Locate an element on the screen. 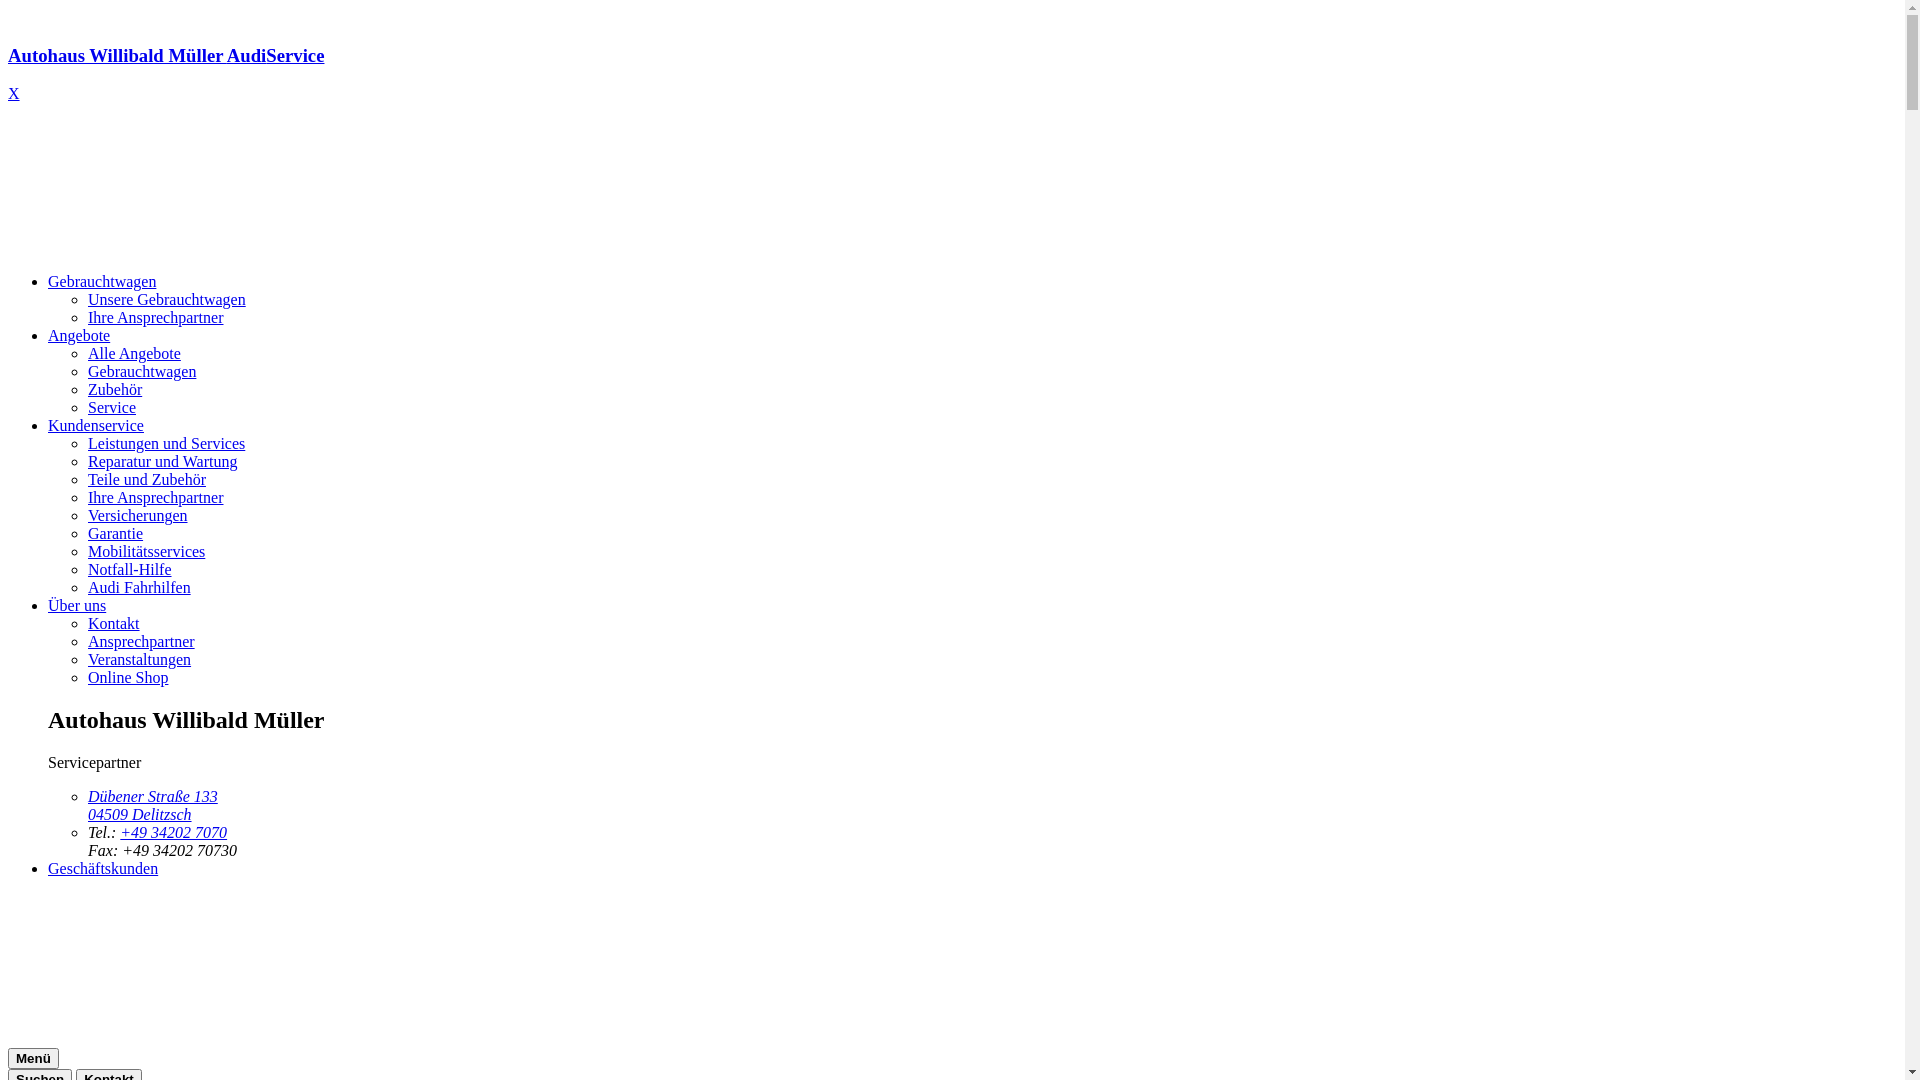 This screenshot has width=1920, height=1080. 'Leistungen und Services' is located at coordinates (166, 442).